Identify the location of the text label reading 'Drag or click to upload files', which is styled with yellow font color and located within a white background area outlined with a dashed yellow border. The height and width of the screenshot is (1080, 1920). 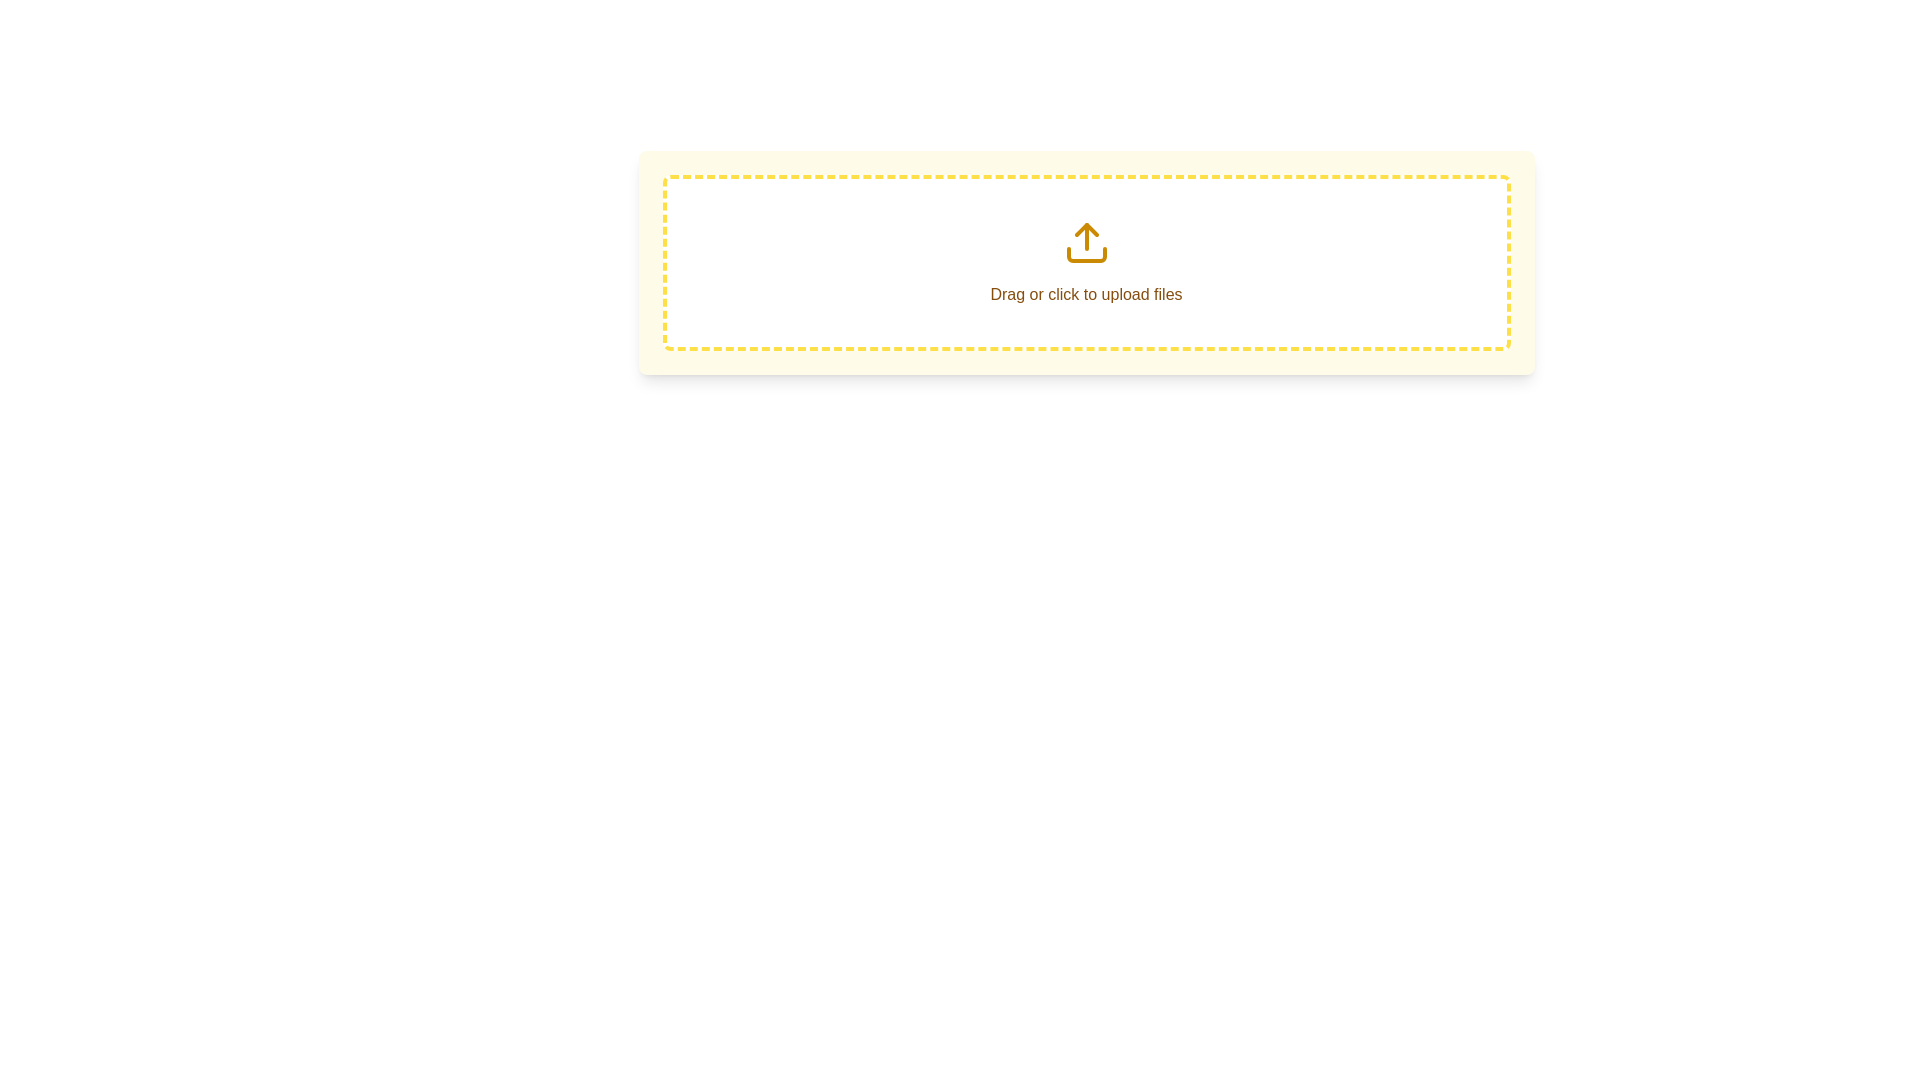
(1085, 261).